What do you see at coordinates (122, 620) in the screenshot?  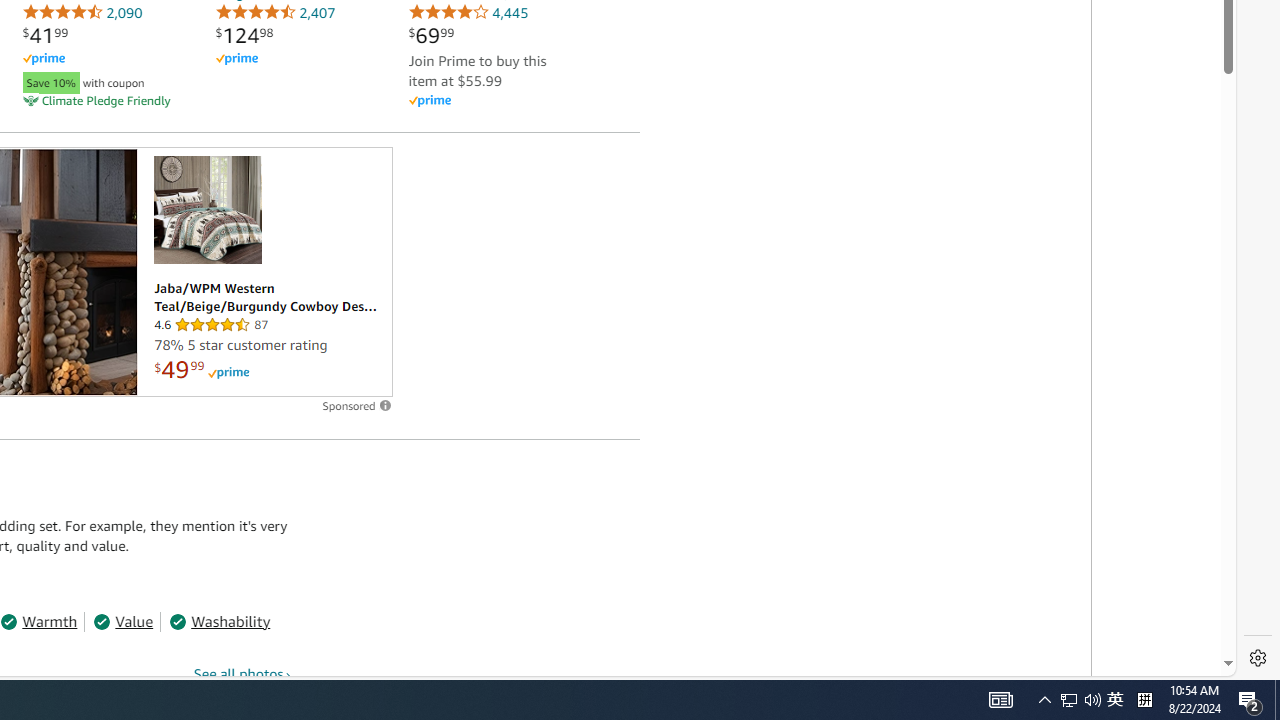 I see `'Value'` at bounding box center [122, 620].